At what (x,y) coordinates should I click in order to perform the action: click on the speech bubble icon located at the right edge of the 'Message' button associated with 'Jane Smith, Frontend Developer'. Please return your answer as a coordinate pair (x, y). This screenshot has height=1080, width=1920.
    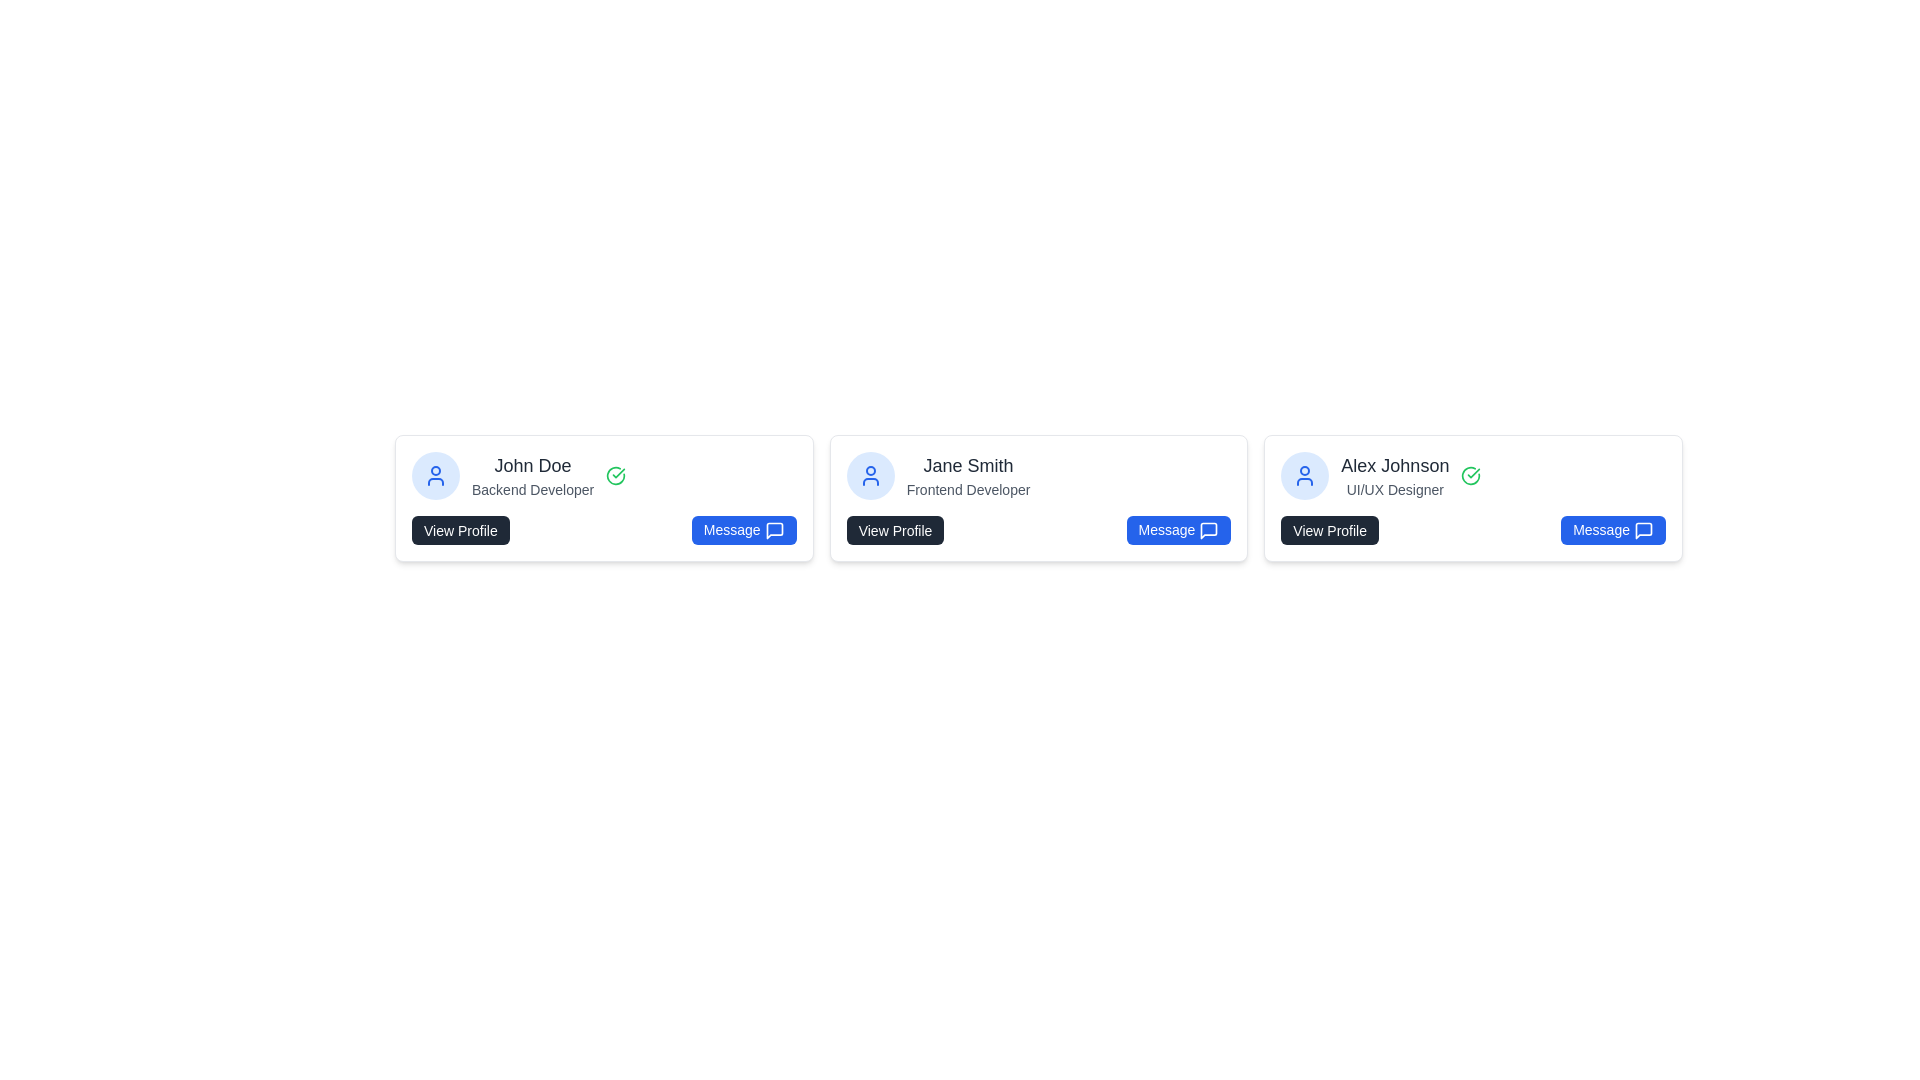
    Looking at the image, I should click on (1208, 530).